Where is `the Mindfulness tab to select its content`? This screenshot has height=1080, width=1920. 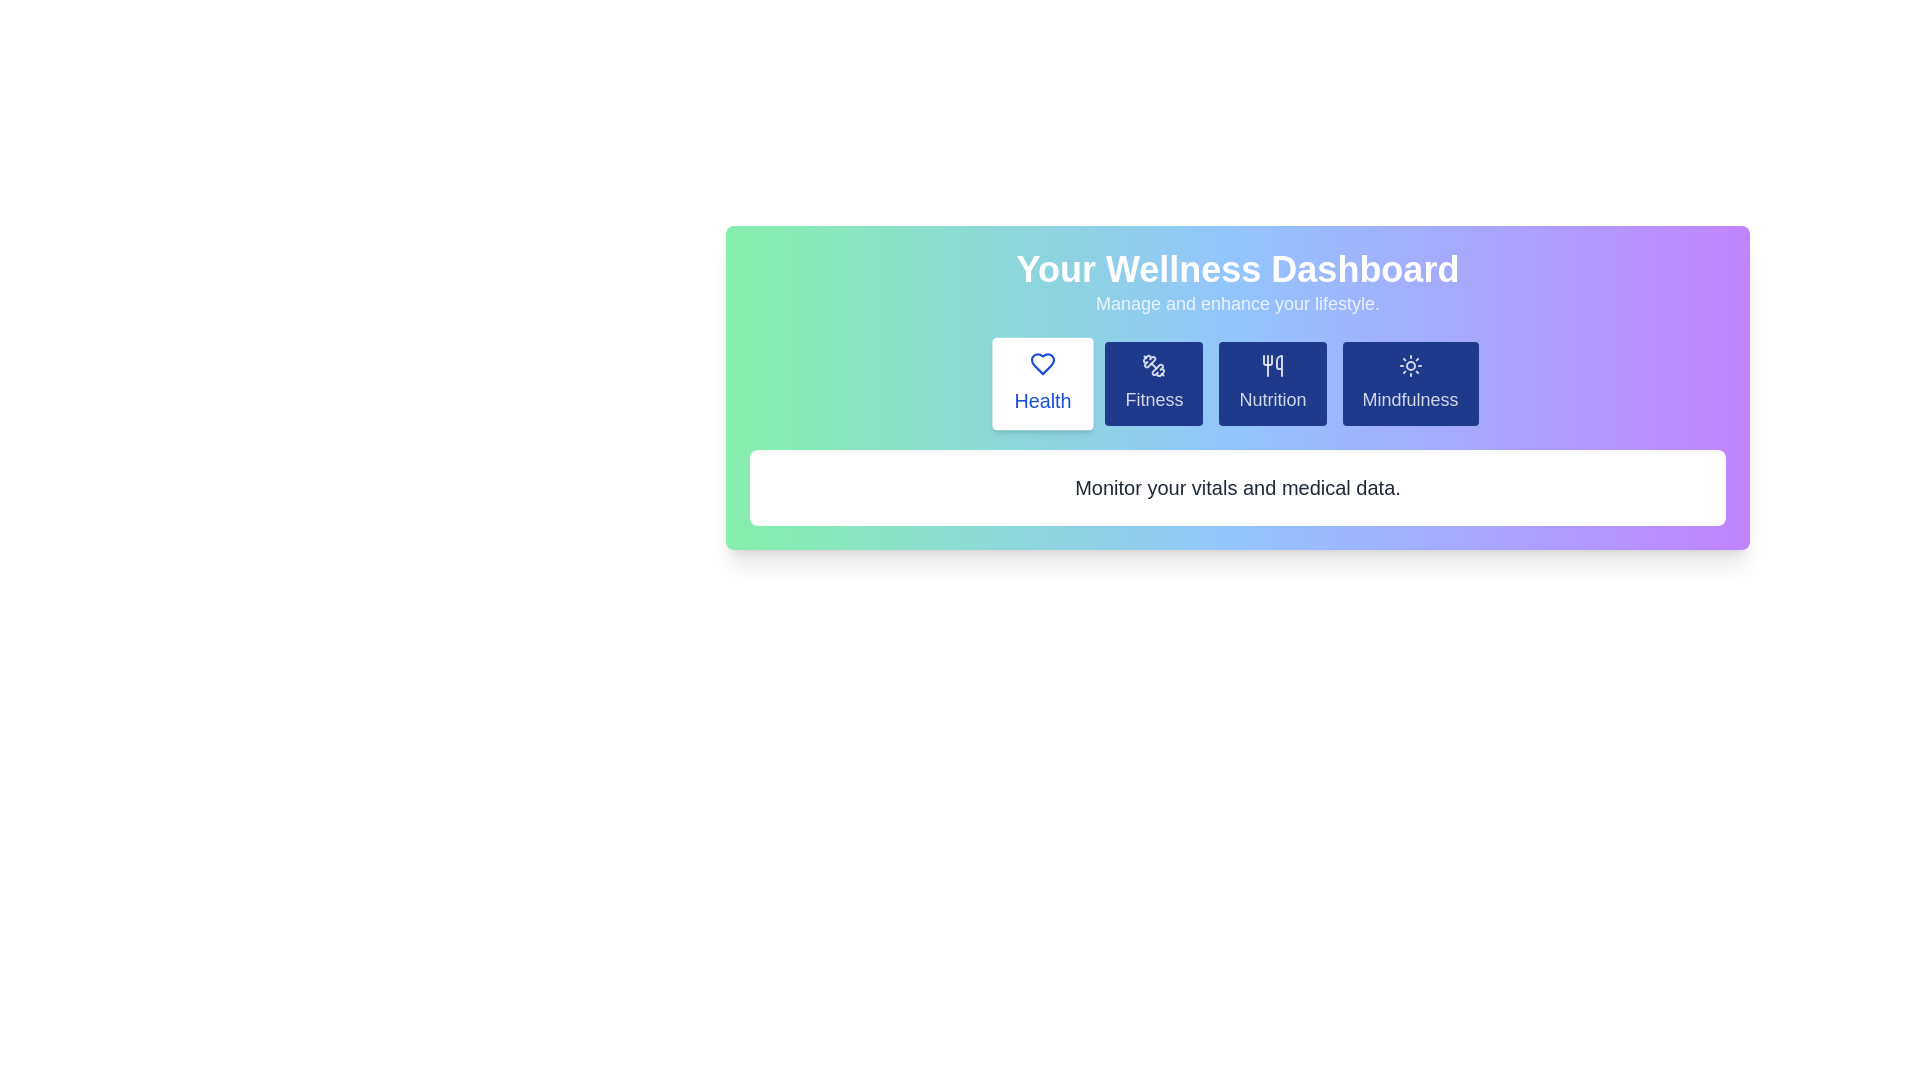 the Mindfulness tab to select its content is located at coordinates (1409, 384).